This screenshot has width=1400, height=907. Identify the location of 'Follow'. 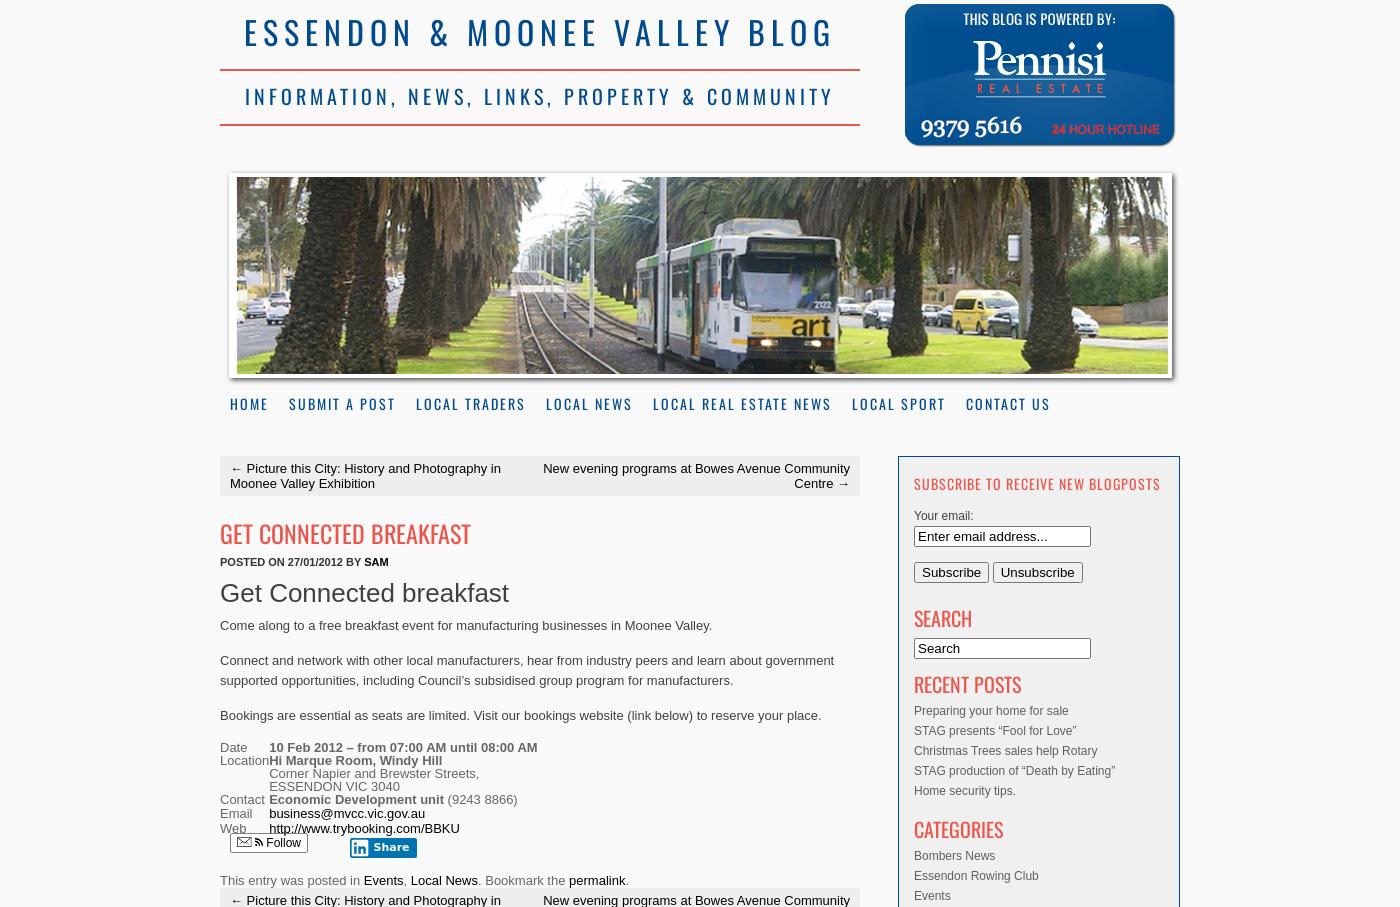
(281, 840).